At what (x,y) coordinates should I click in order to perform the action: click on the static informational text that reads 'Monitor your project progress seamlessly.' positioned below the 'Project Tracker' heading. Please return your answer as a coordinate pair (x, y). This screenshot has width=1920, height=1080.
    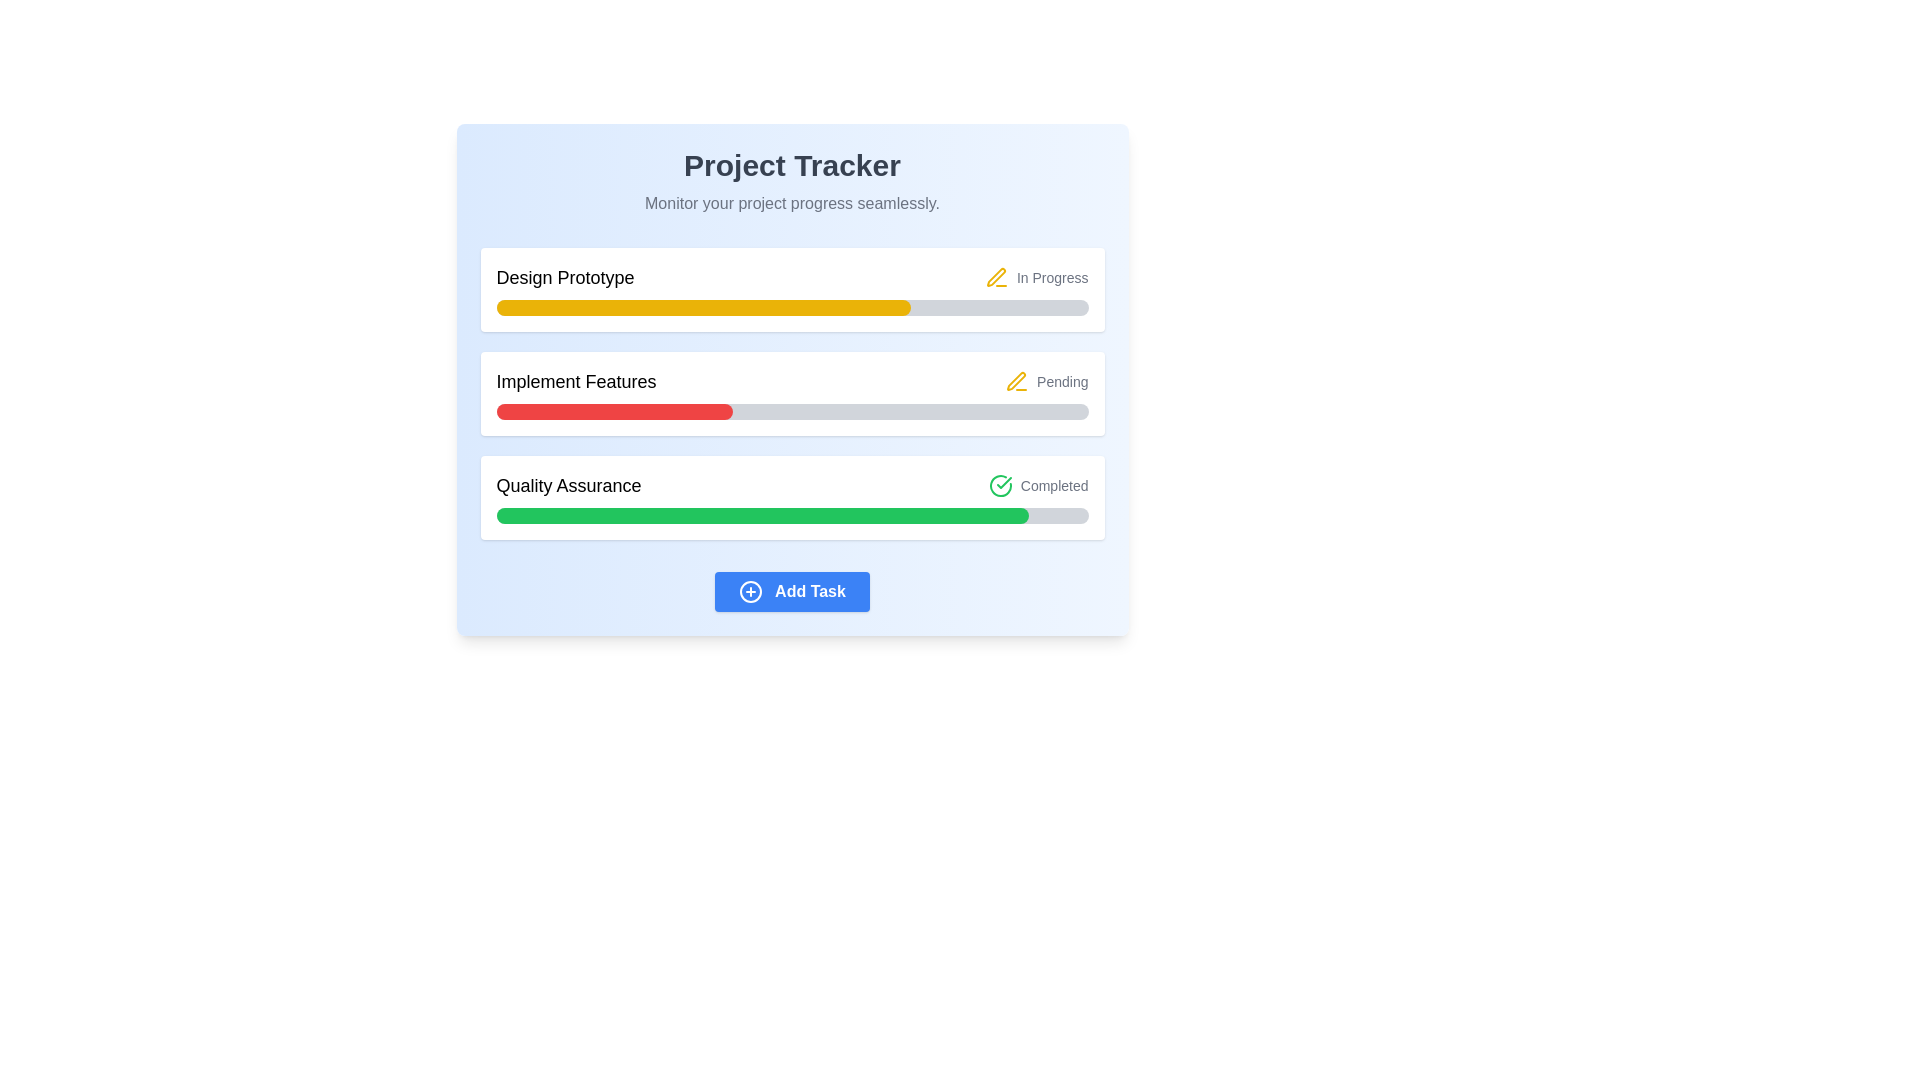
    Looking at the image, I should click on (791, 204).